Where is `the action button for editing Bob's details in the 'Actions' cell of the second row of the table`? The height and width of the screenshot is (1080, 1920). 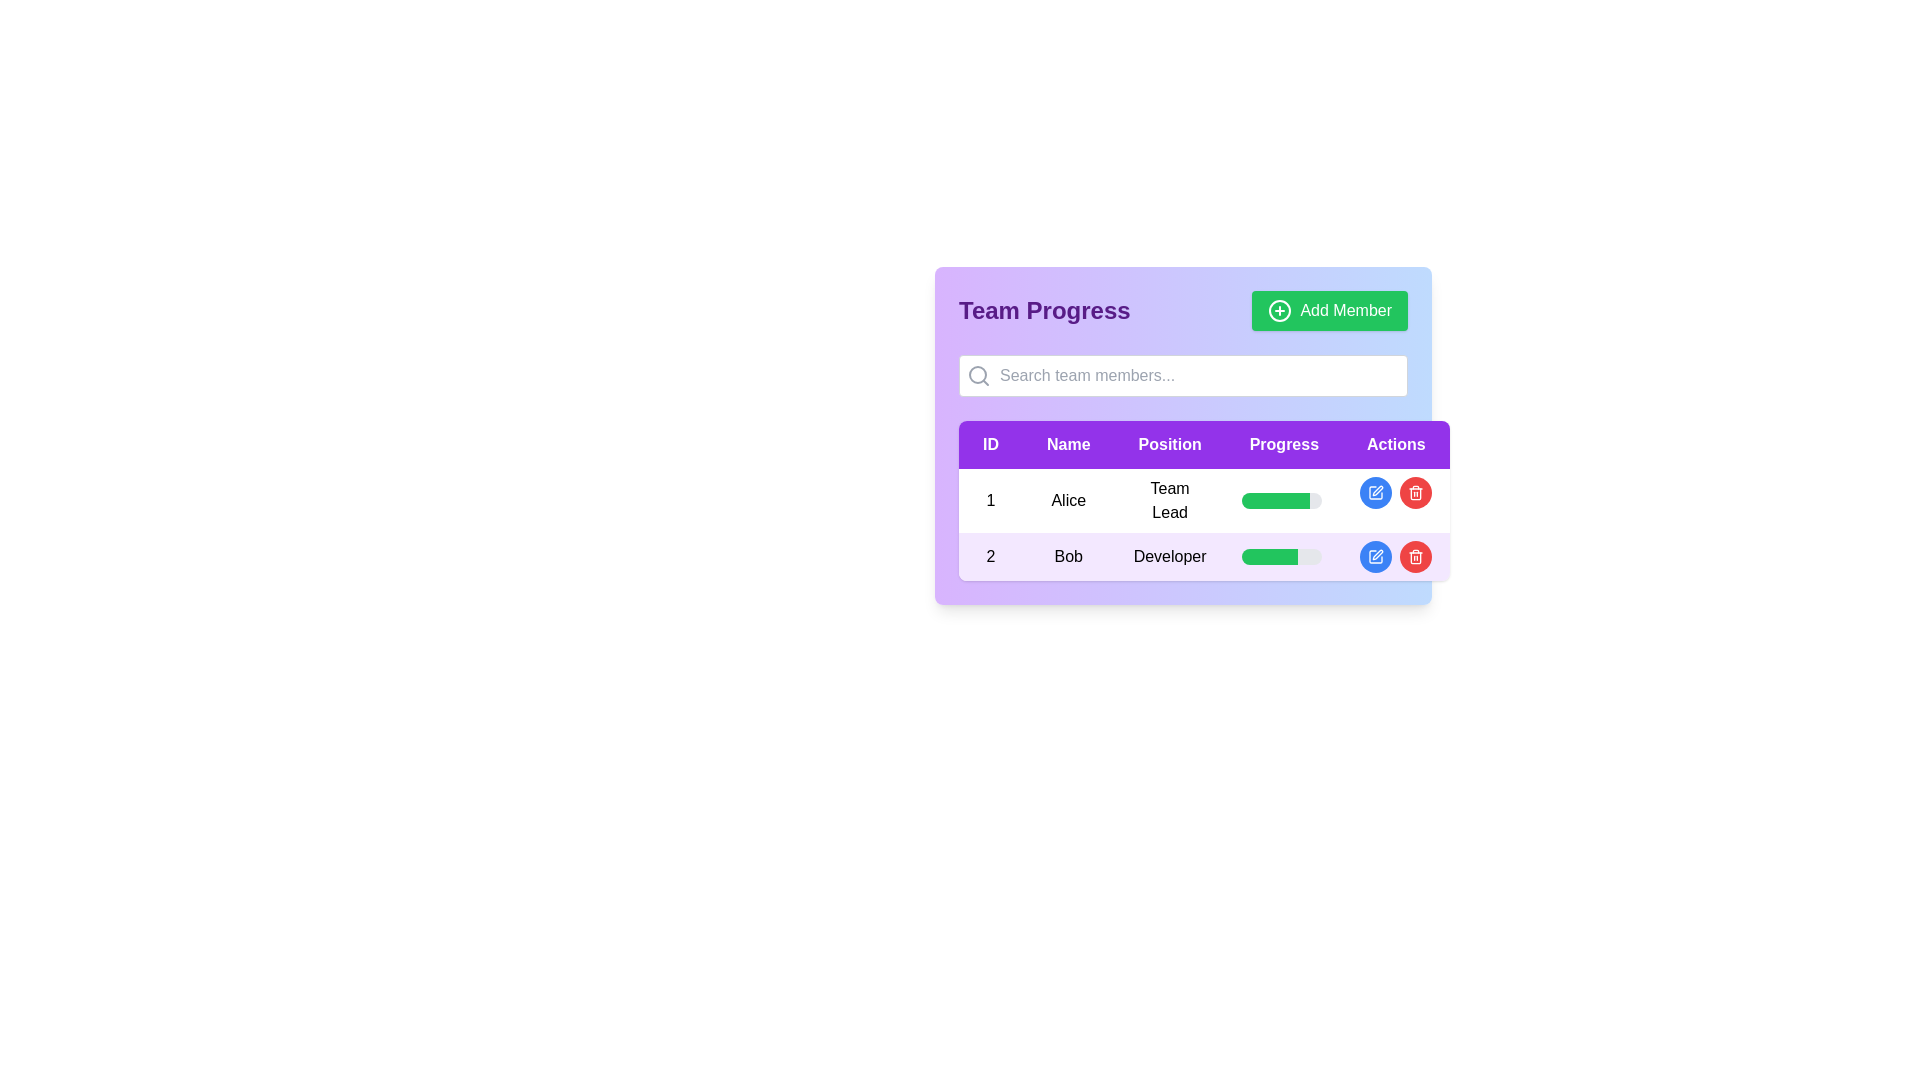
the action button for editing Bob's details in the 'Actions' cell of the second row of the table is located at coordinates (1375, 556).